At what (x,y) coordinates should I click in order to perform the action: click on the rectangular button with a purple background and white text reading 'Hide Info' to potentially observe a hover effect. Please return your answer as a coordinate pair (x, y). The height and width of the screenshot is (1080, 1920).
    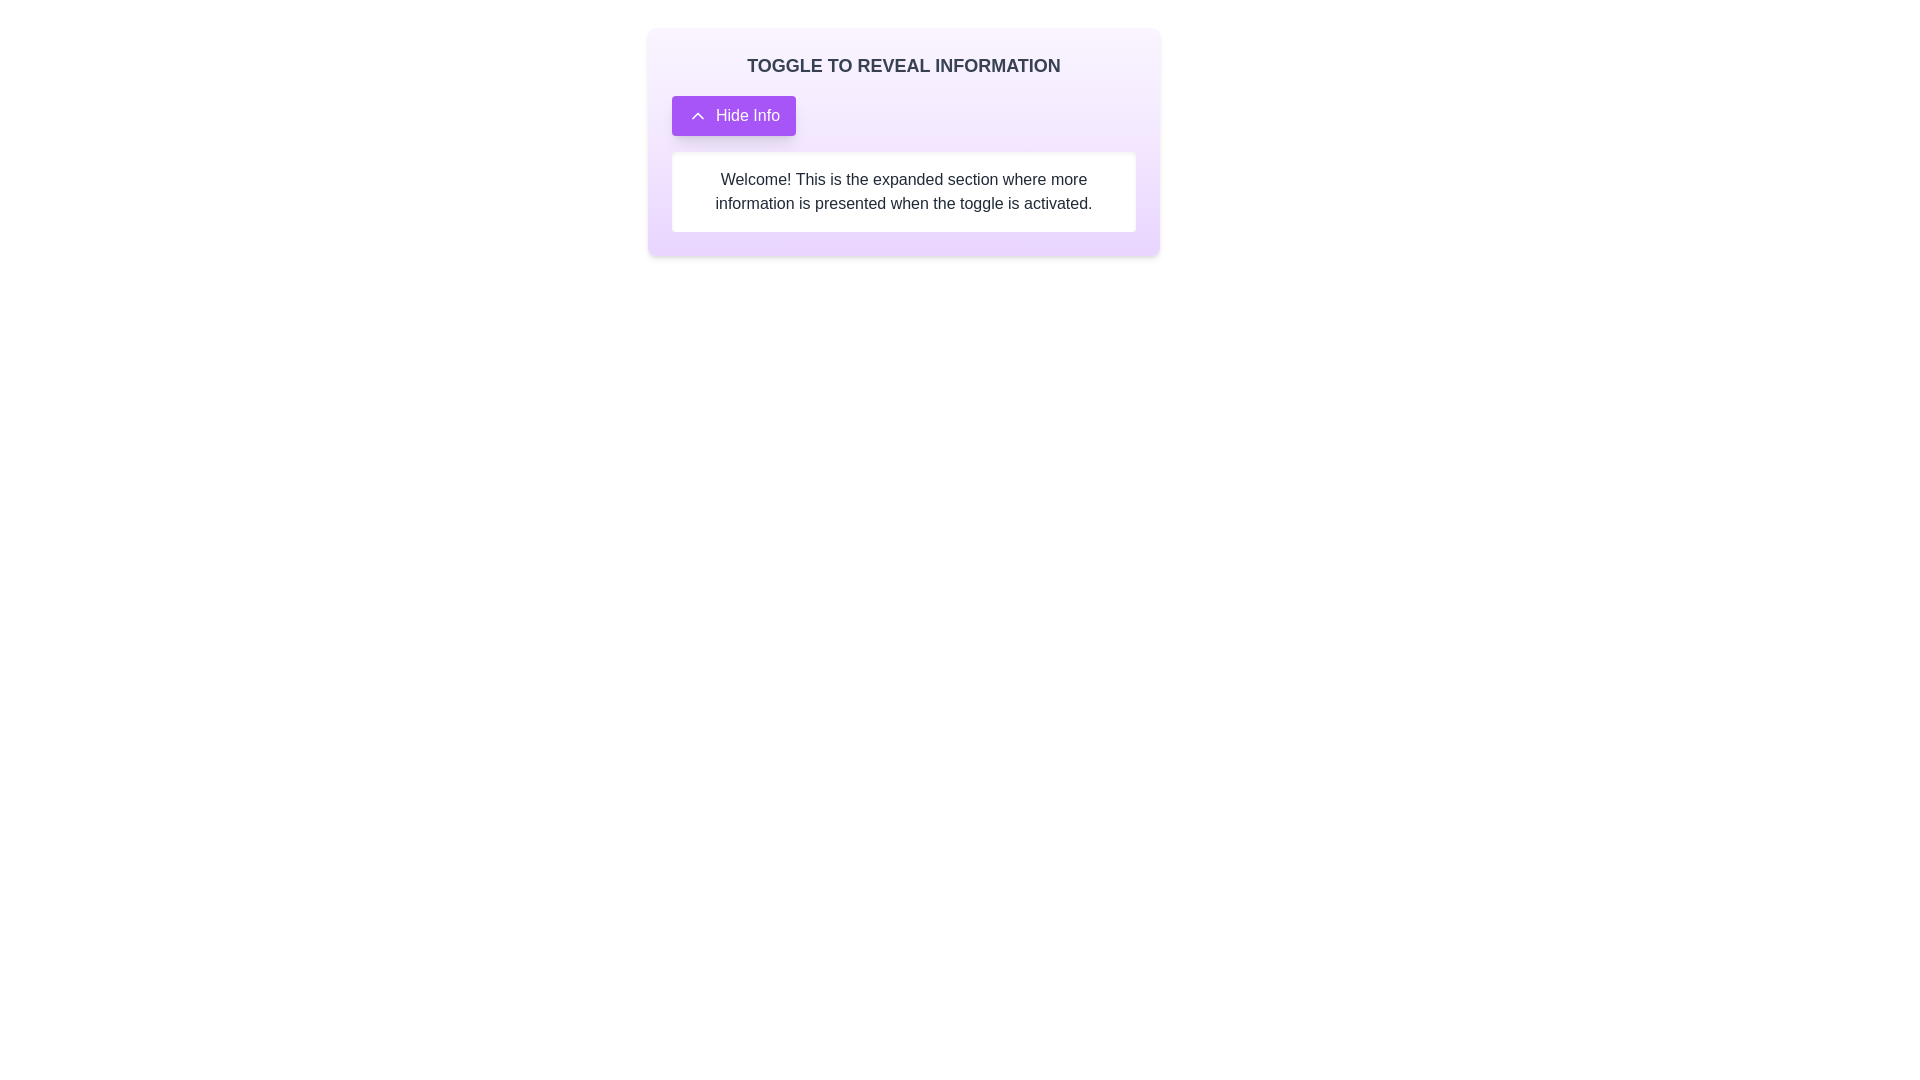
    Looking at the image, I should click on (733, 115).